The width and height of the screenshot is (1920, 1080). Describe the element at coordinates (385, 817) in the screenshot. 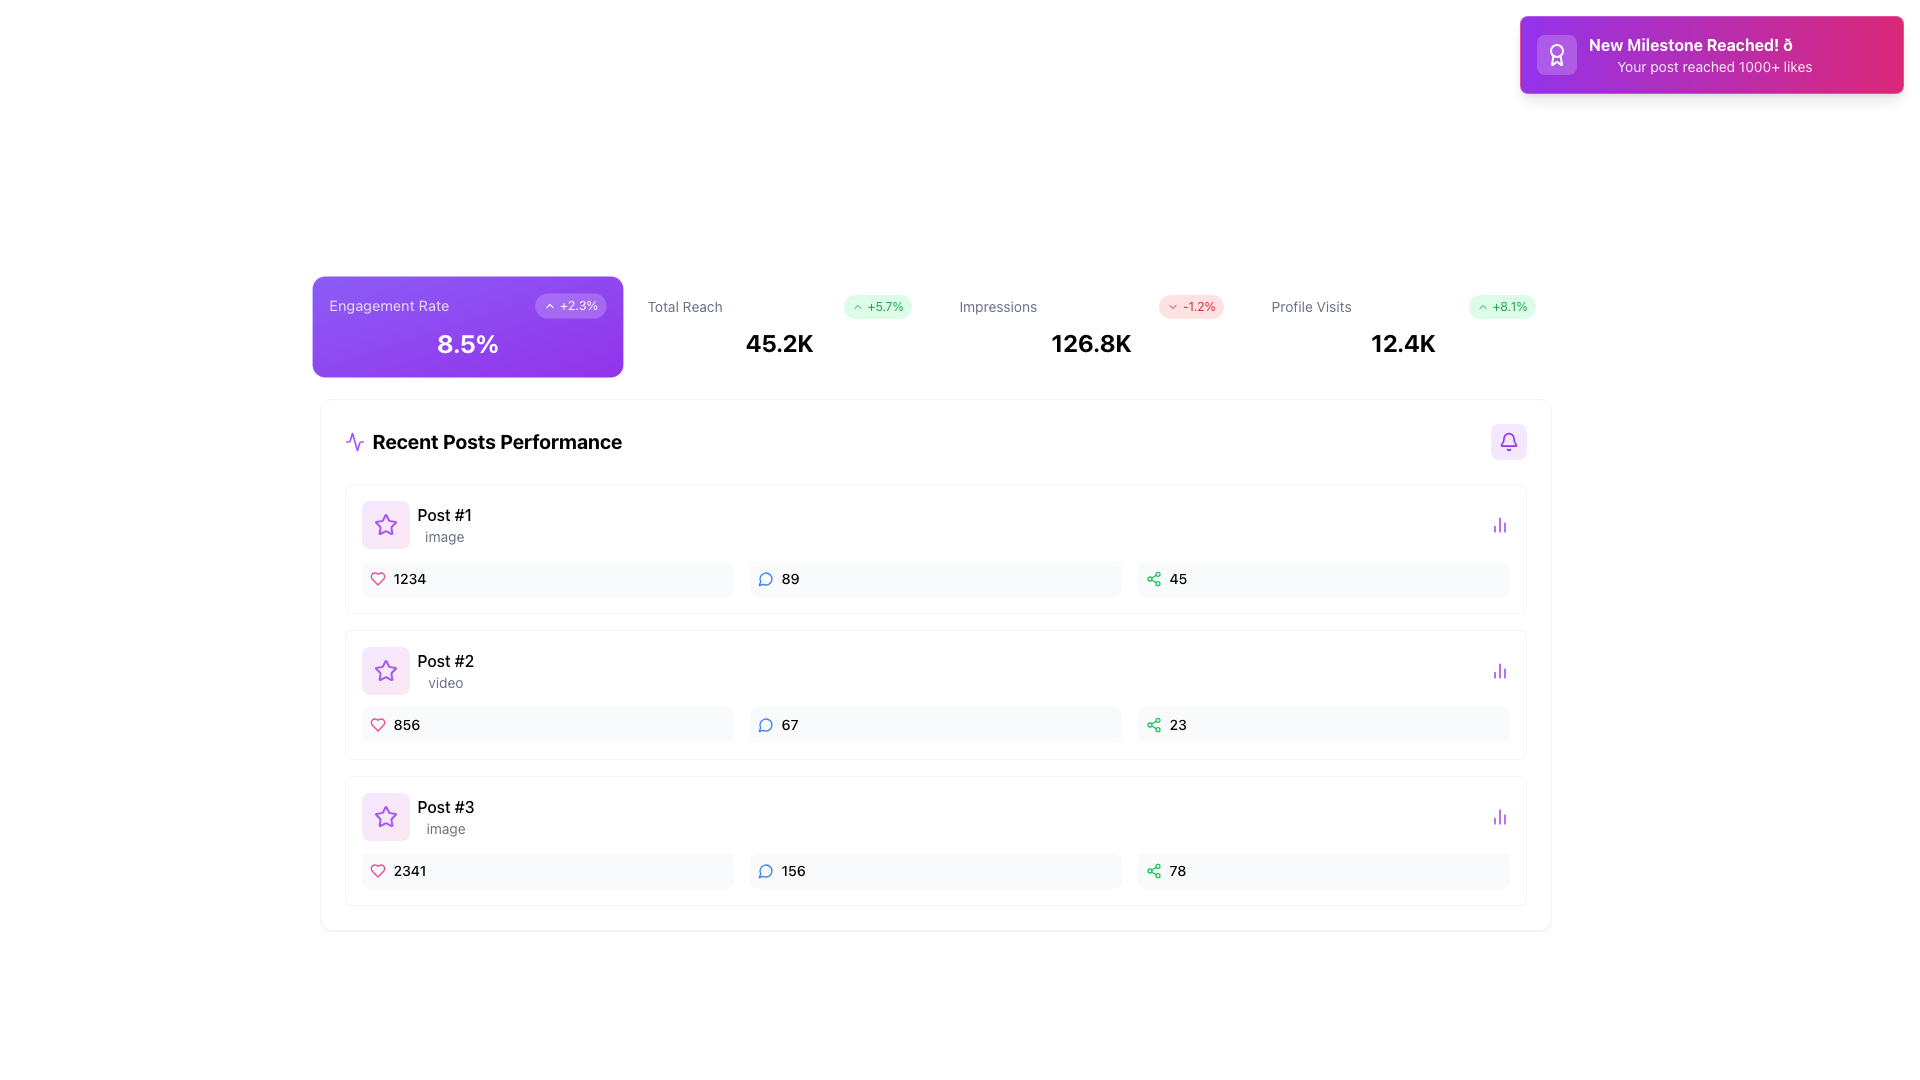

I see `the decorative icon in the 'Recent Posts Performance' section, which is located to the left of the text 'Post #3'` at that location.